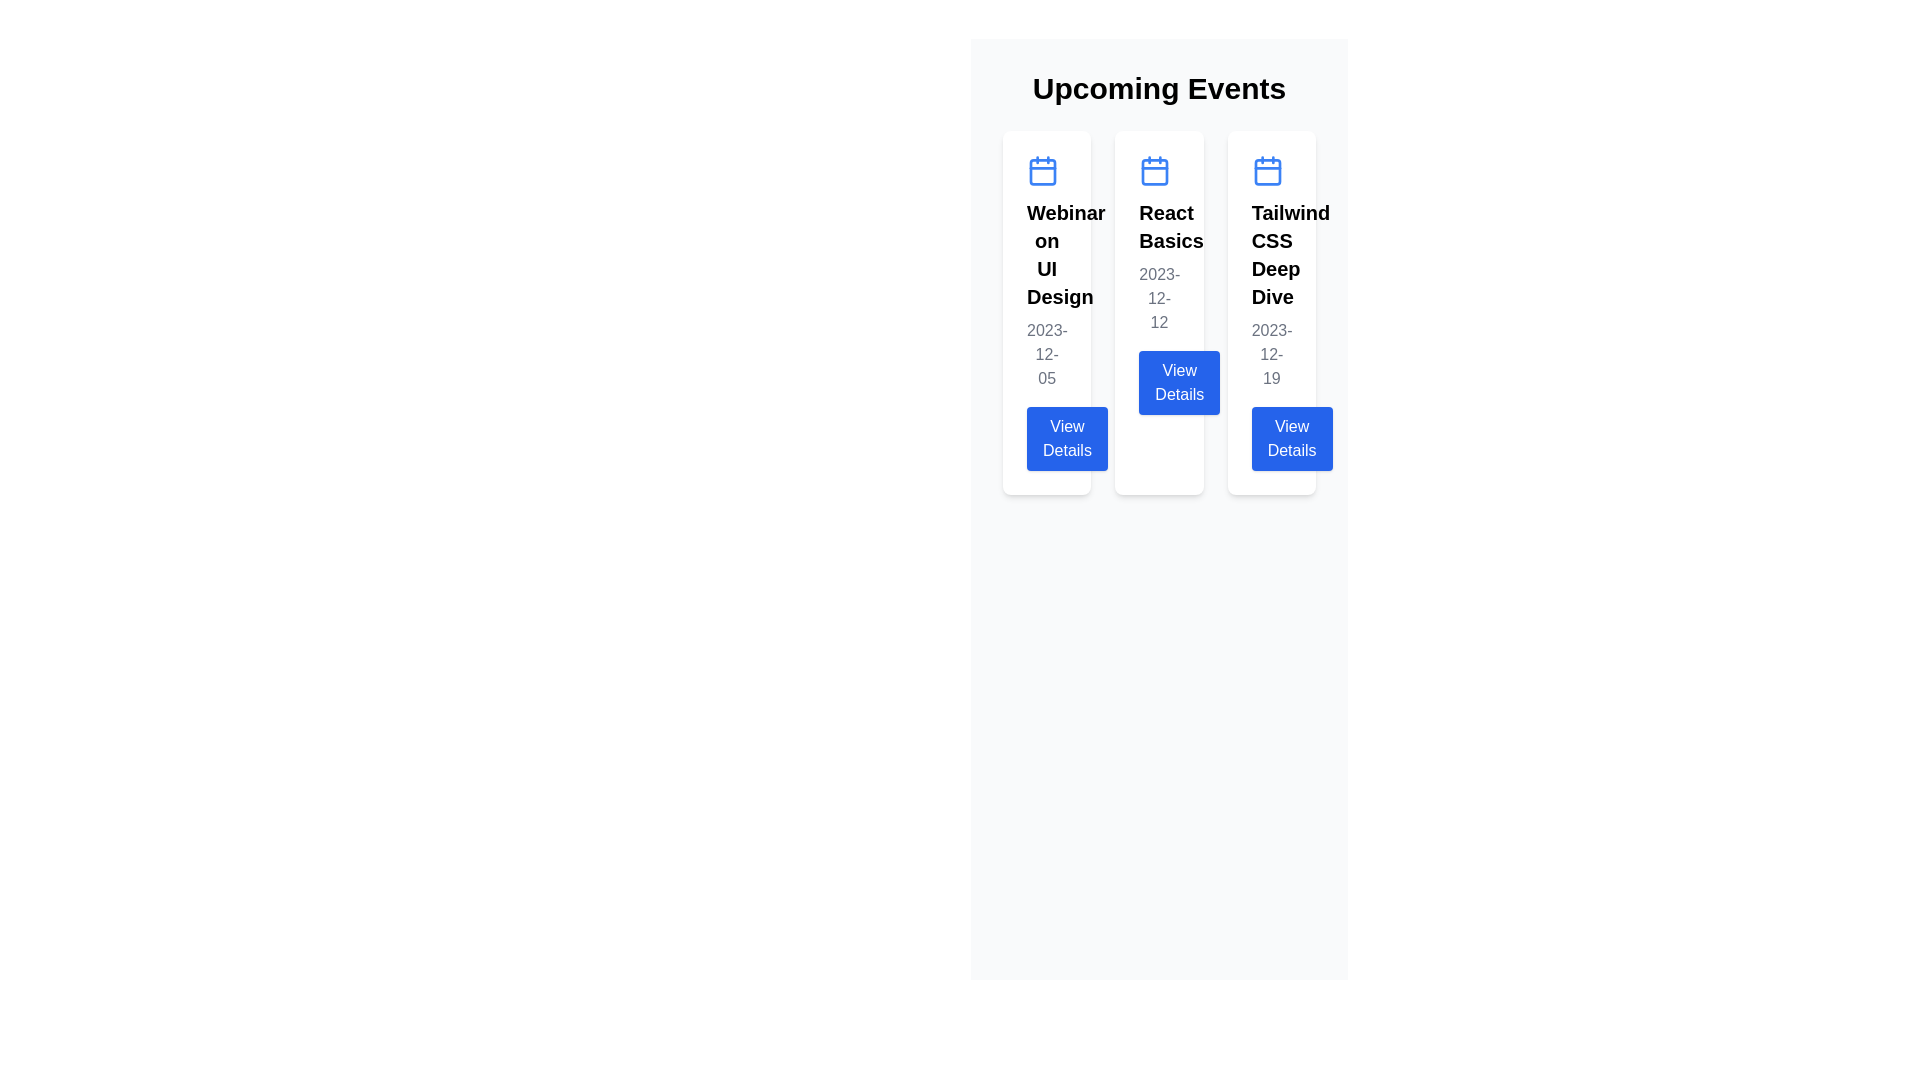 The image size is (1920, 1080). What do you see at coordinates (1270, 353) in the screenshot?
I see `the static text label displaying the date of the event 'Tailwind CSS Deep Dive', located below the title in the third column of event cards` at bounding box center [1270, 353].